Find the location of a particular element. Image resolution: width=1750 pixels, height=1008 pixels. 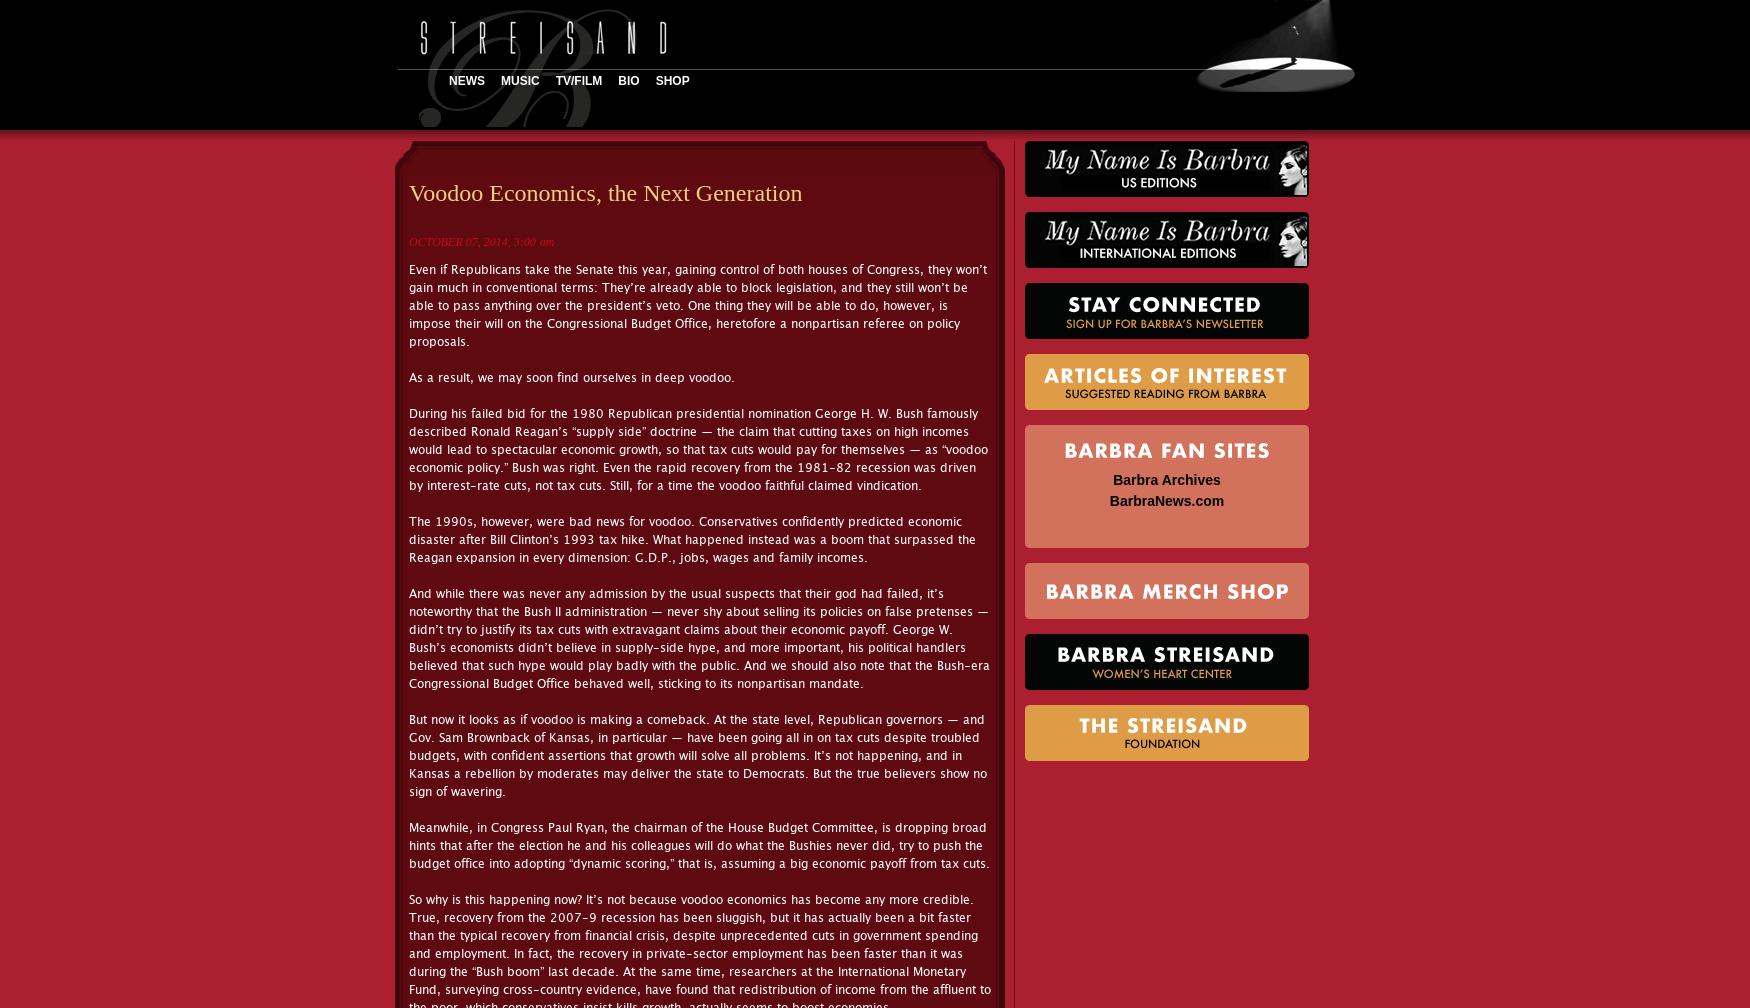

'And while there was never any admission by the usual suspects that their god had failed, it’s noteworthy that the Bush II administration — never shy about selling its policies on false pretenses — didn’t try to justify its tax cuts with extravagant claims about their economic payoff. George W. Bush’s economists didn’t believe in supply-side hype, and more important, his political handlers believed that such hype would play badly with the public. And we should also note that the Bush-era Congressional Budget Office behaved well, sticking to its nonpartisan mandate.' is located at coordinates (699, 638).